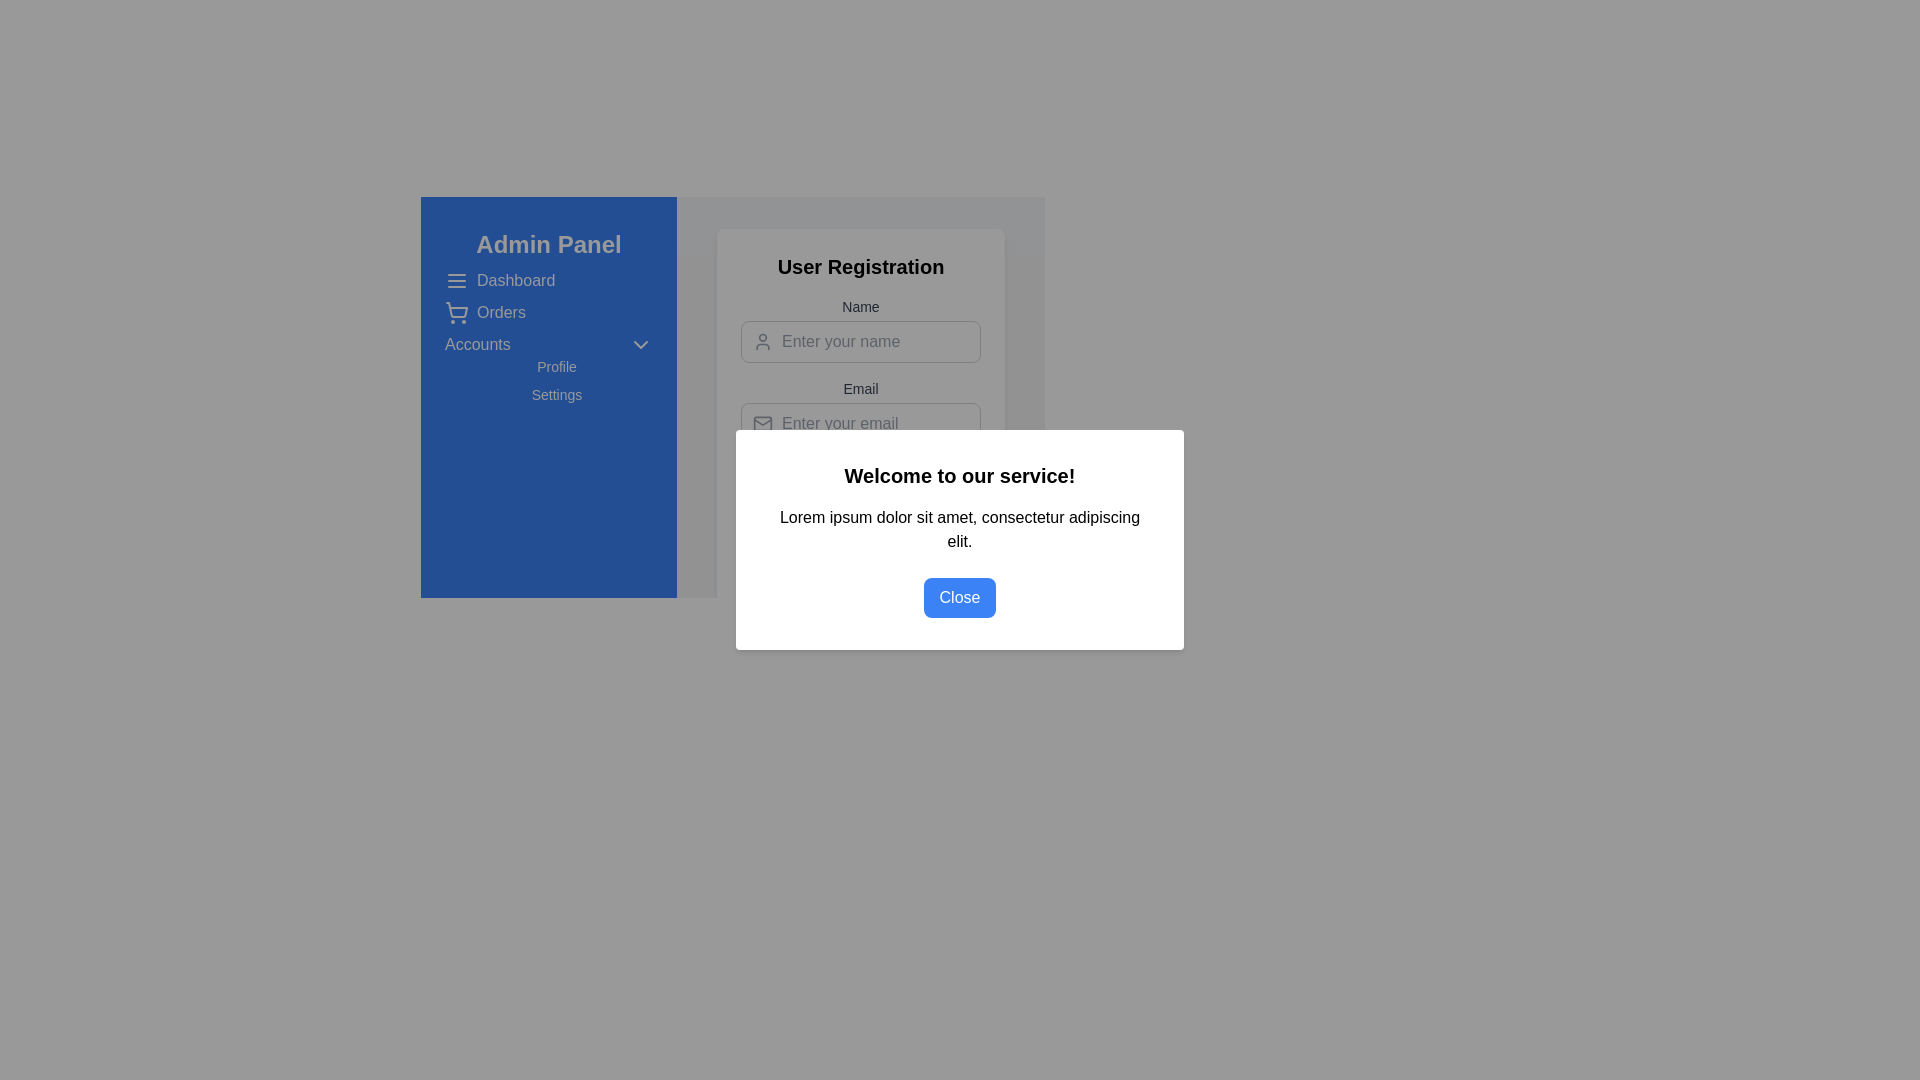 The width and height of the screenshot is (1920, 1080). I want to click on the 'Name' label, which is a small, bold, medium gray text element located above the name input field in the user registration form, so click(860, 307).